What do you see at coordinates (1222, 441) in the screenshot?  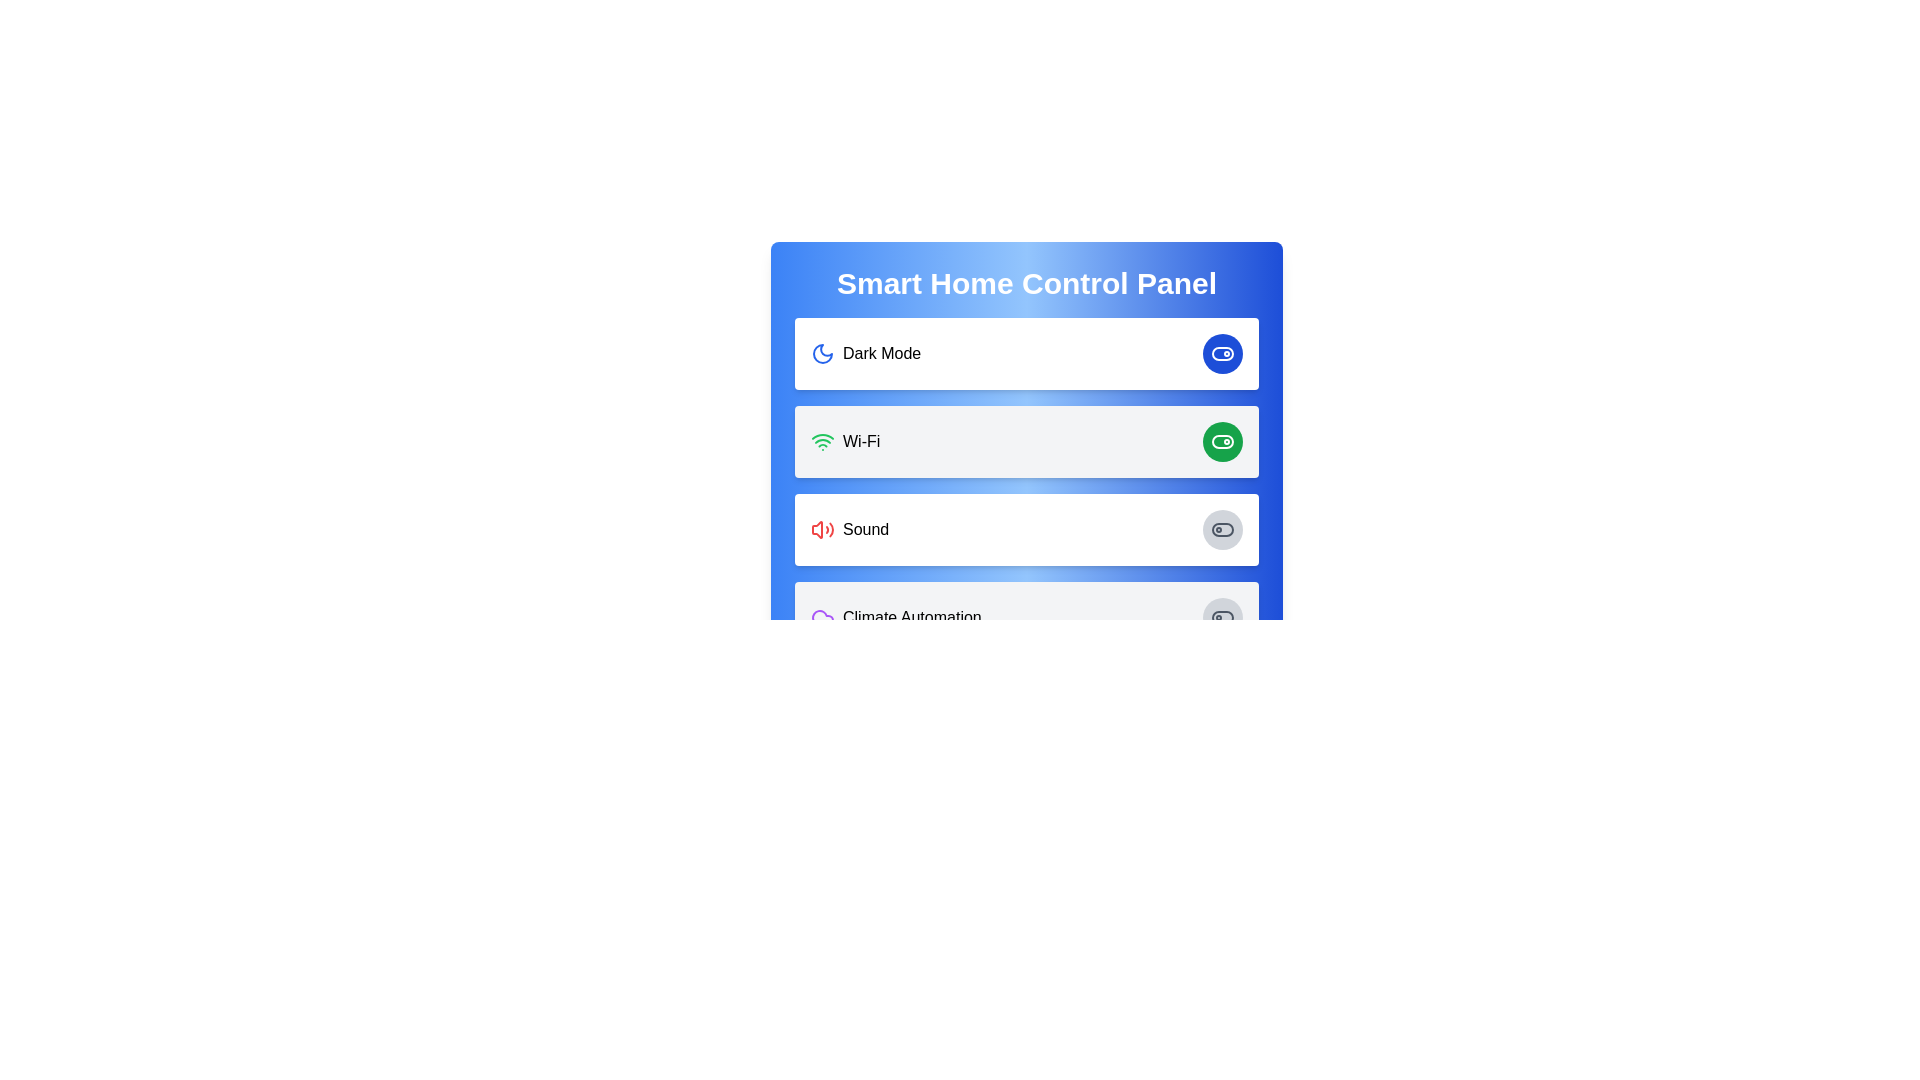 I see `the toggle switch button with a green background located to the right of the 'Wi-Fi' label in the 'Smart Home Control Panel' interface for additional details` at bounding box center [1222, 441].